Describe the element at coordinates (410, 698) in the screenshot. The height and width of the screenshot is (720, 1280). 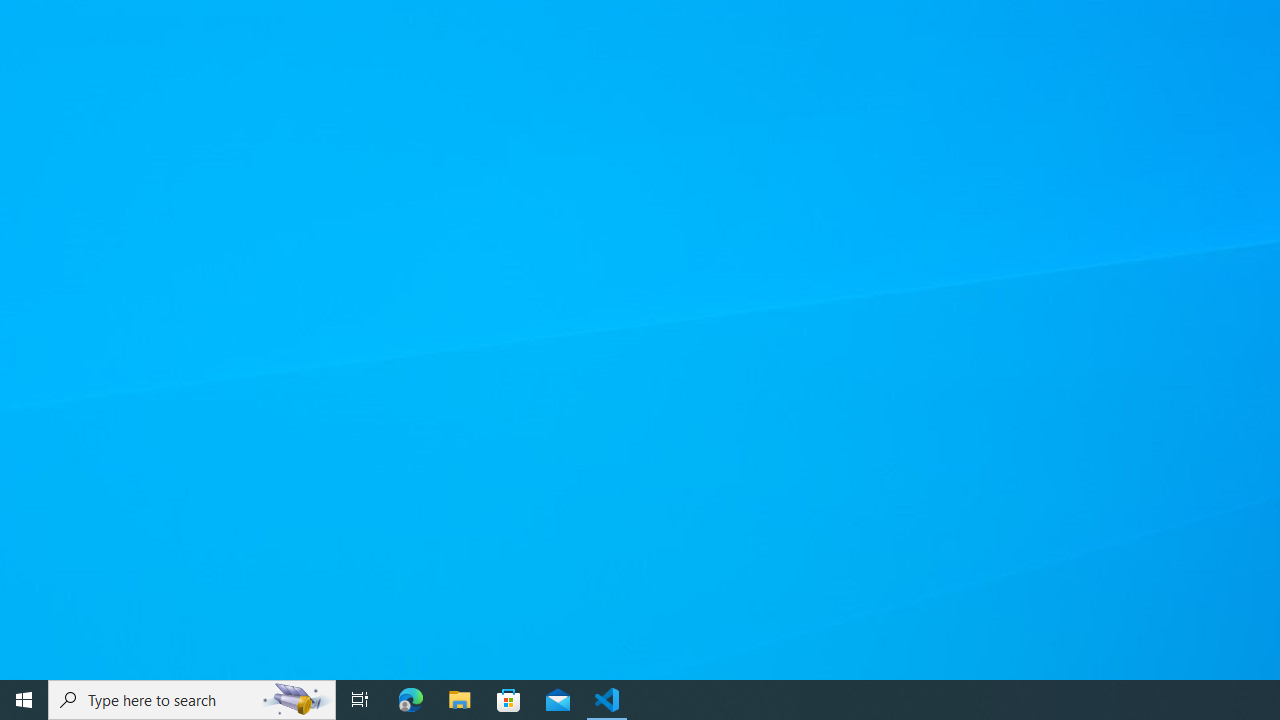
I see `'Microsoft Edge'` at that location.